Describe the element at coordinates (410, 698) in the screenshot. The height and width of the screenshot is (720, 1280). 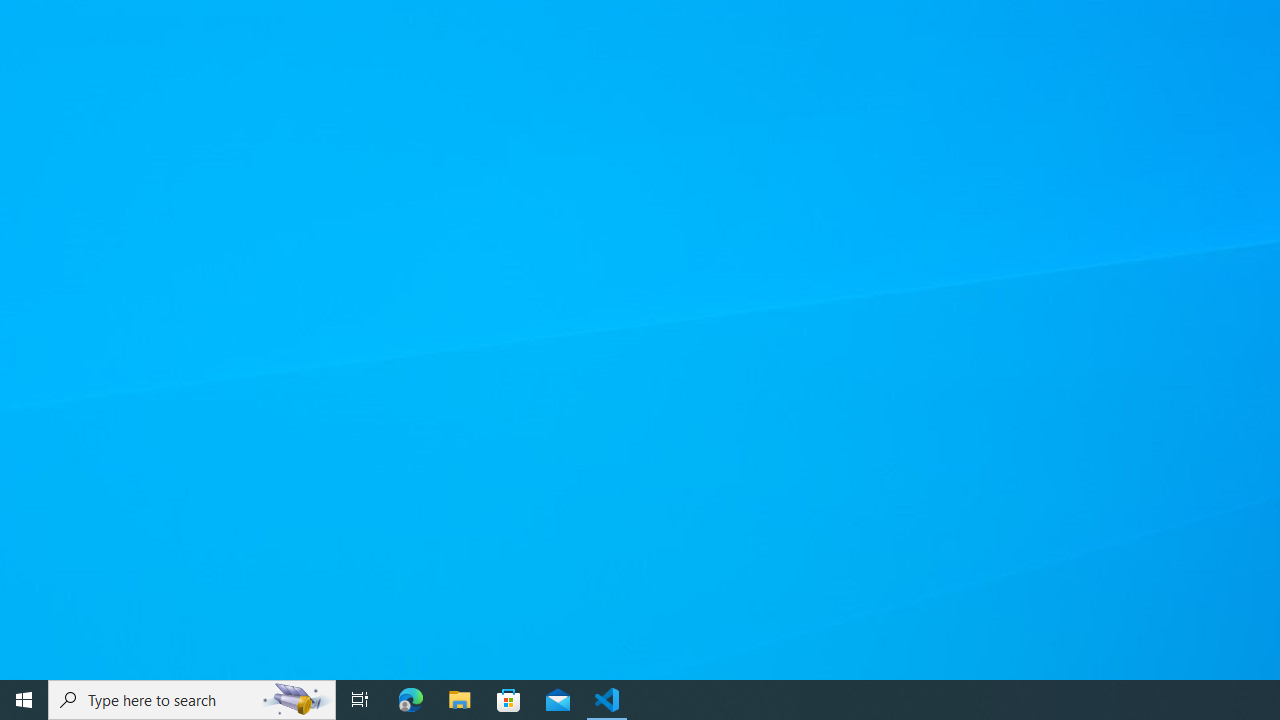
I see `'Microsoft Edge'` at that location.